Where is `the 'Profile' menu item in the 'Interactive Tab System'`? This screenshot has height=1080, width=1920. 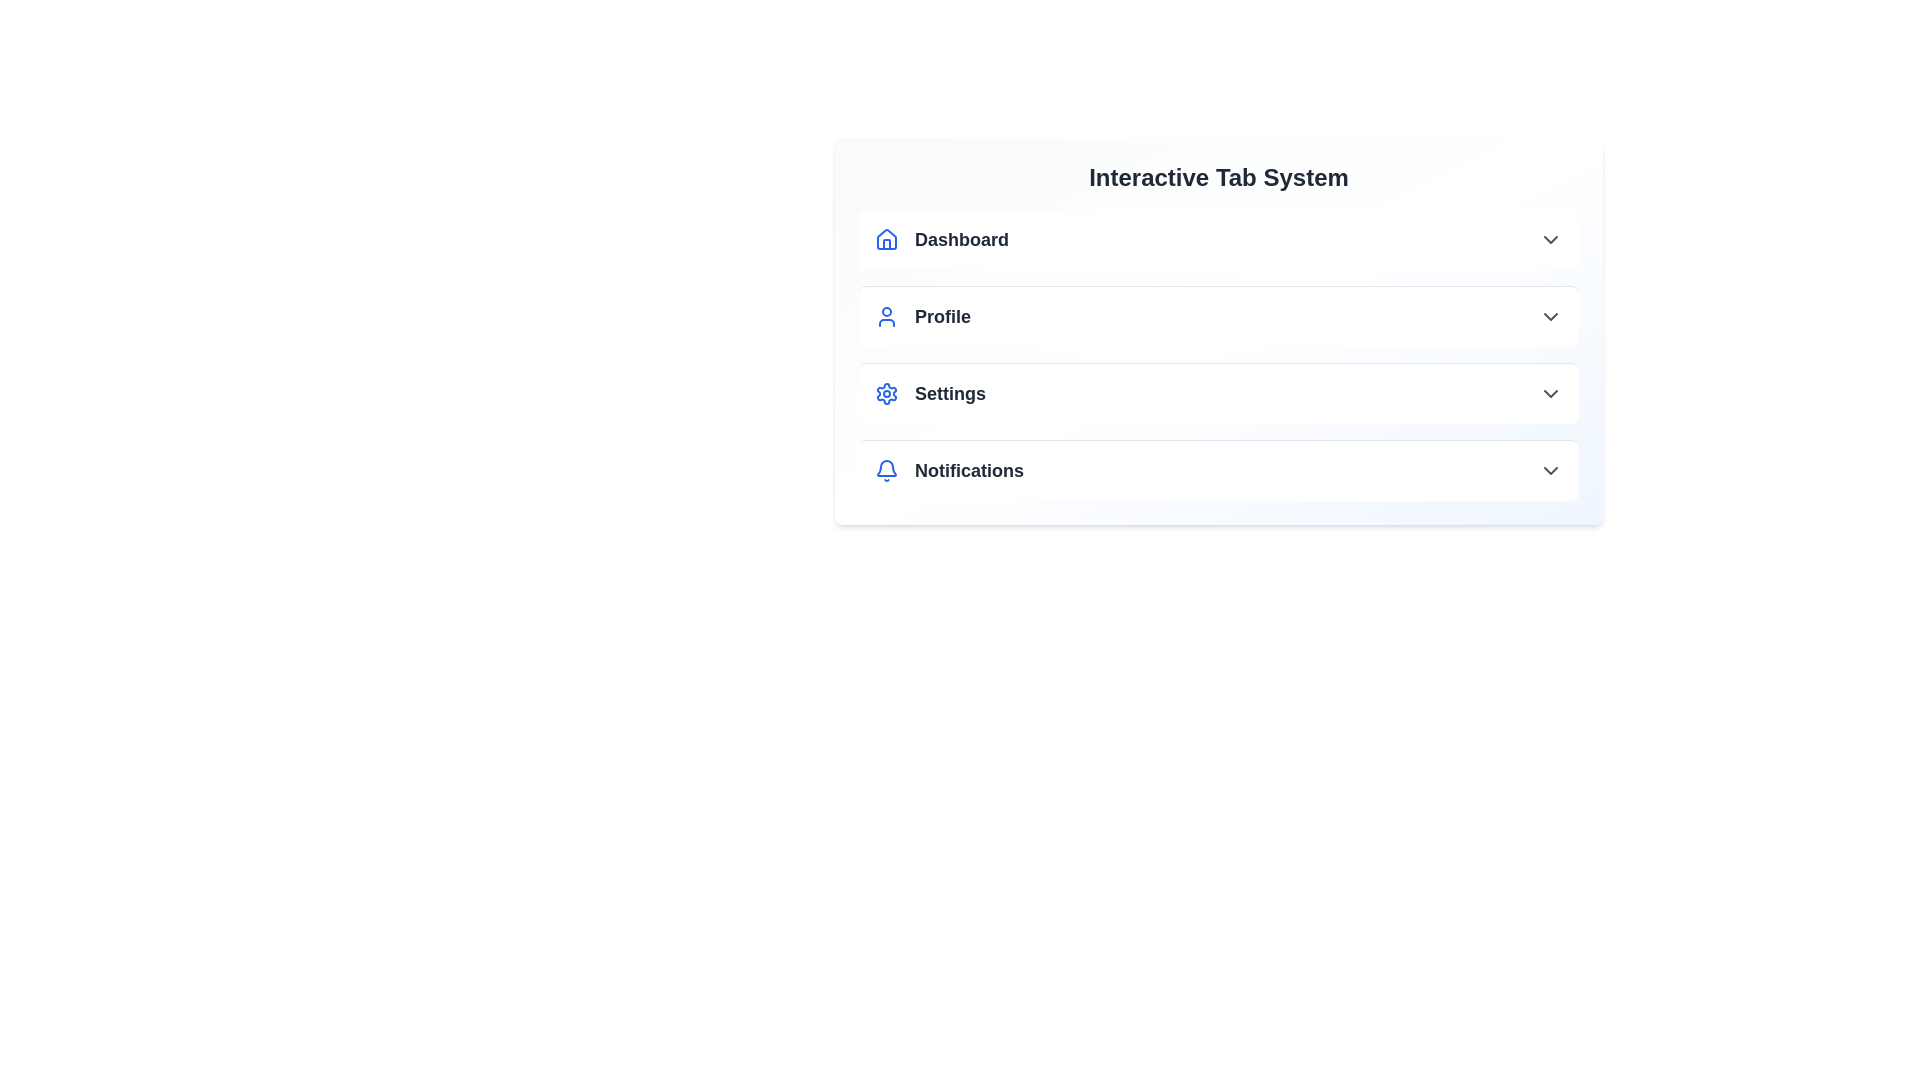
the 'Profile' menu item in the 'Interactive Tab System' is located at coordinates (1218, 315).